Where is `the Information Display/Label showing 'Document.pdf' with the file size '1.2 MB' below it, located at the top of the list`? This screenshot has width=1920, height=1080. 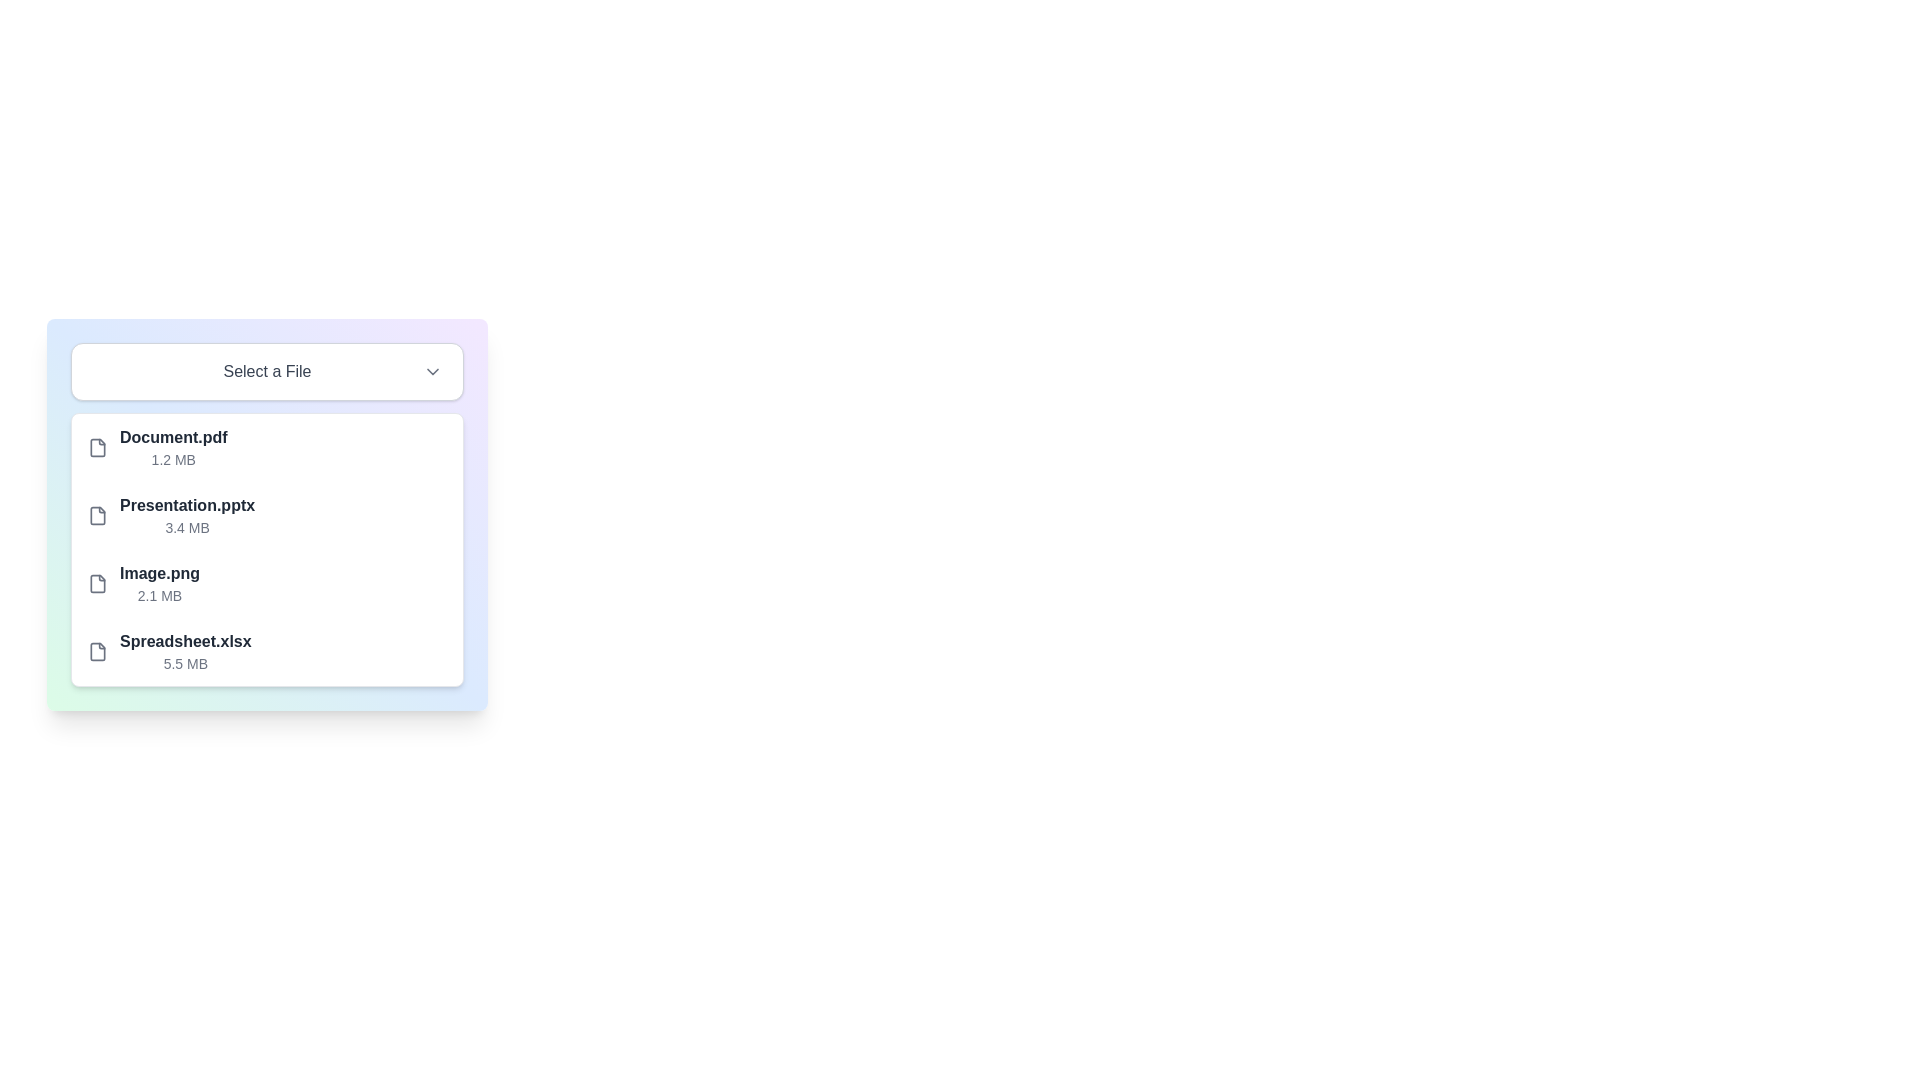 the Information Display/Label showing 'Document.pdf' with the file size '1.2 MB' below it, located at the top of the list is located at coordinates (173, 446).